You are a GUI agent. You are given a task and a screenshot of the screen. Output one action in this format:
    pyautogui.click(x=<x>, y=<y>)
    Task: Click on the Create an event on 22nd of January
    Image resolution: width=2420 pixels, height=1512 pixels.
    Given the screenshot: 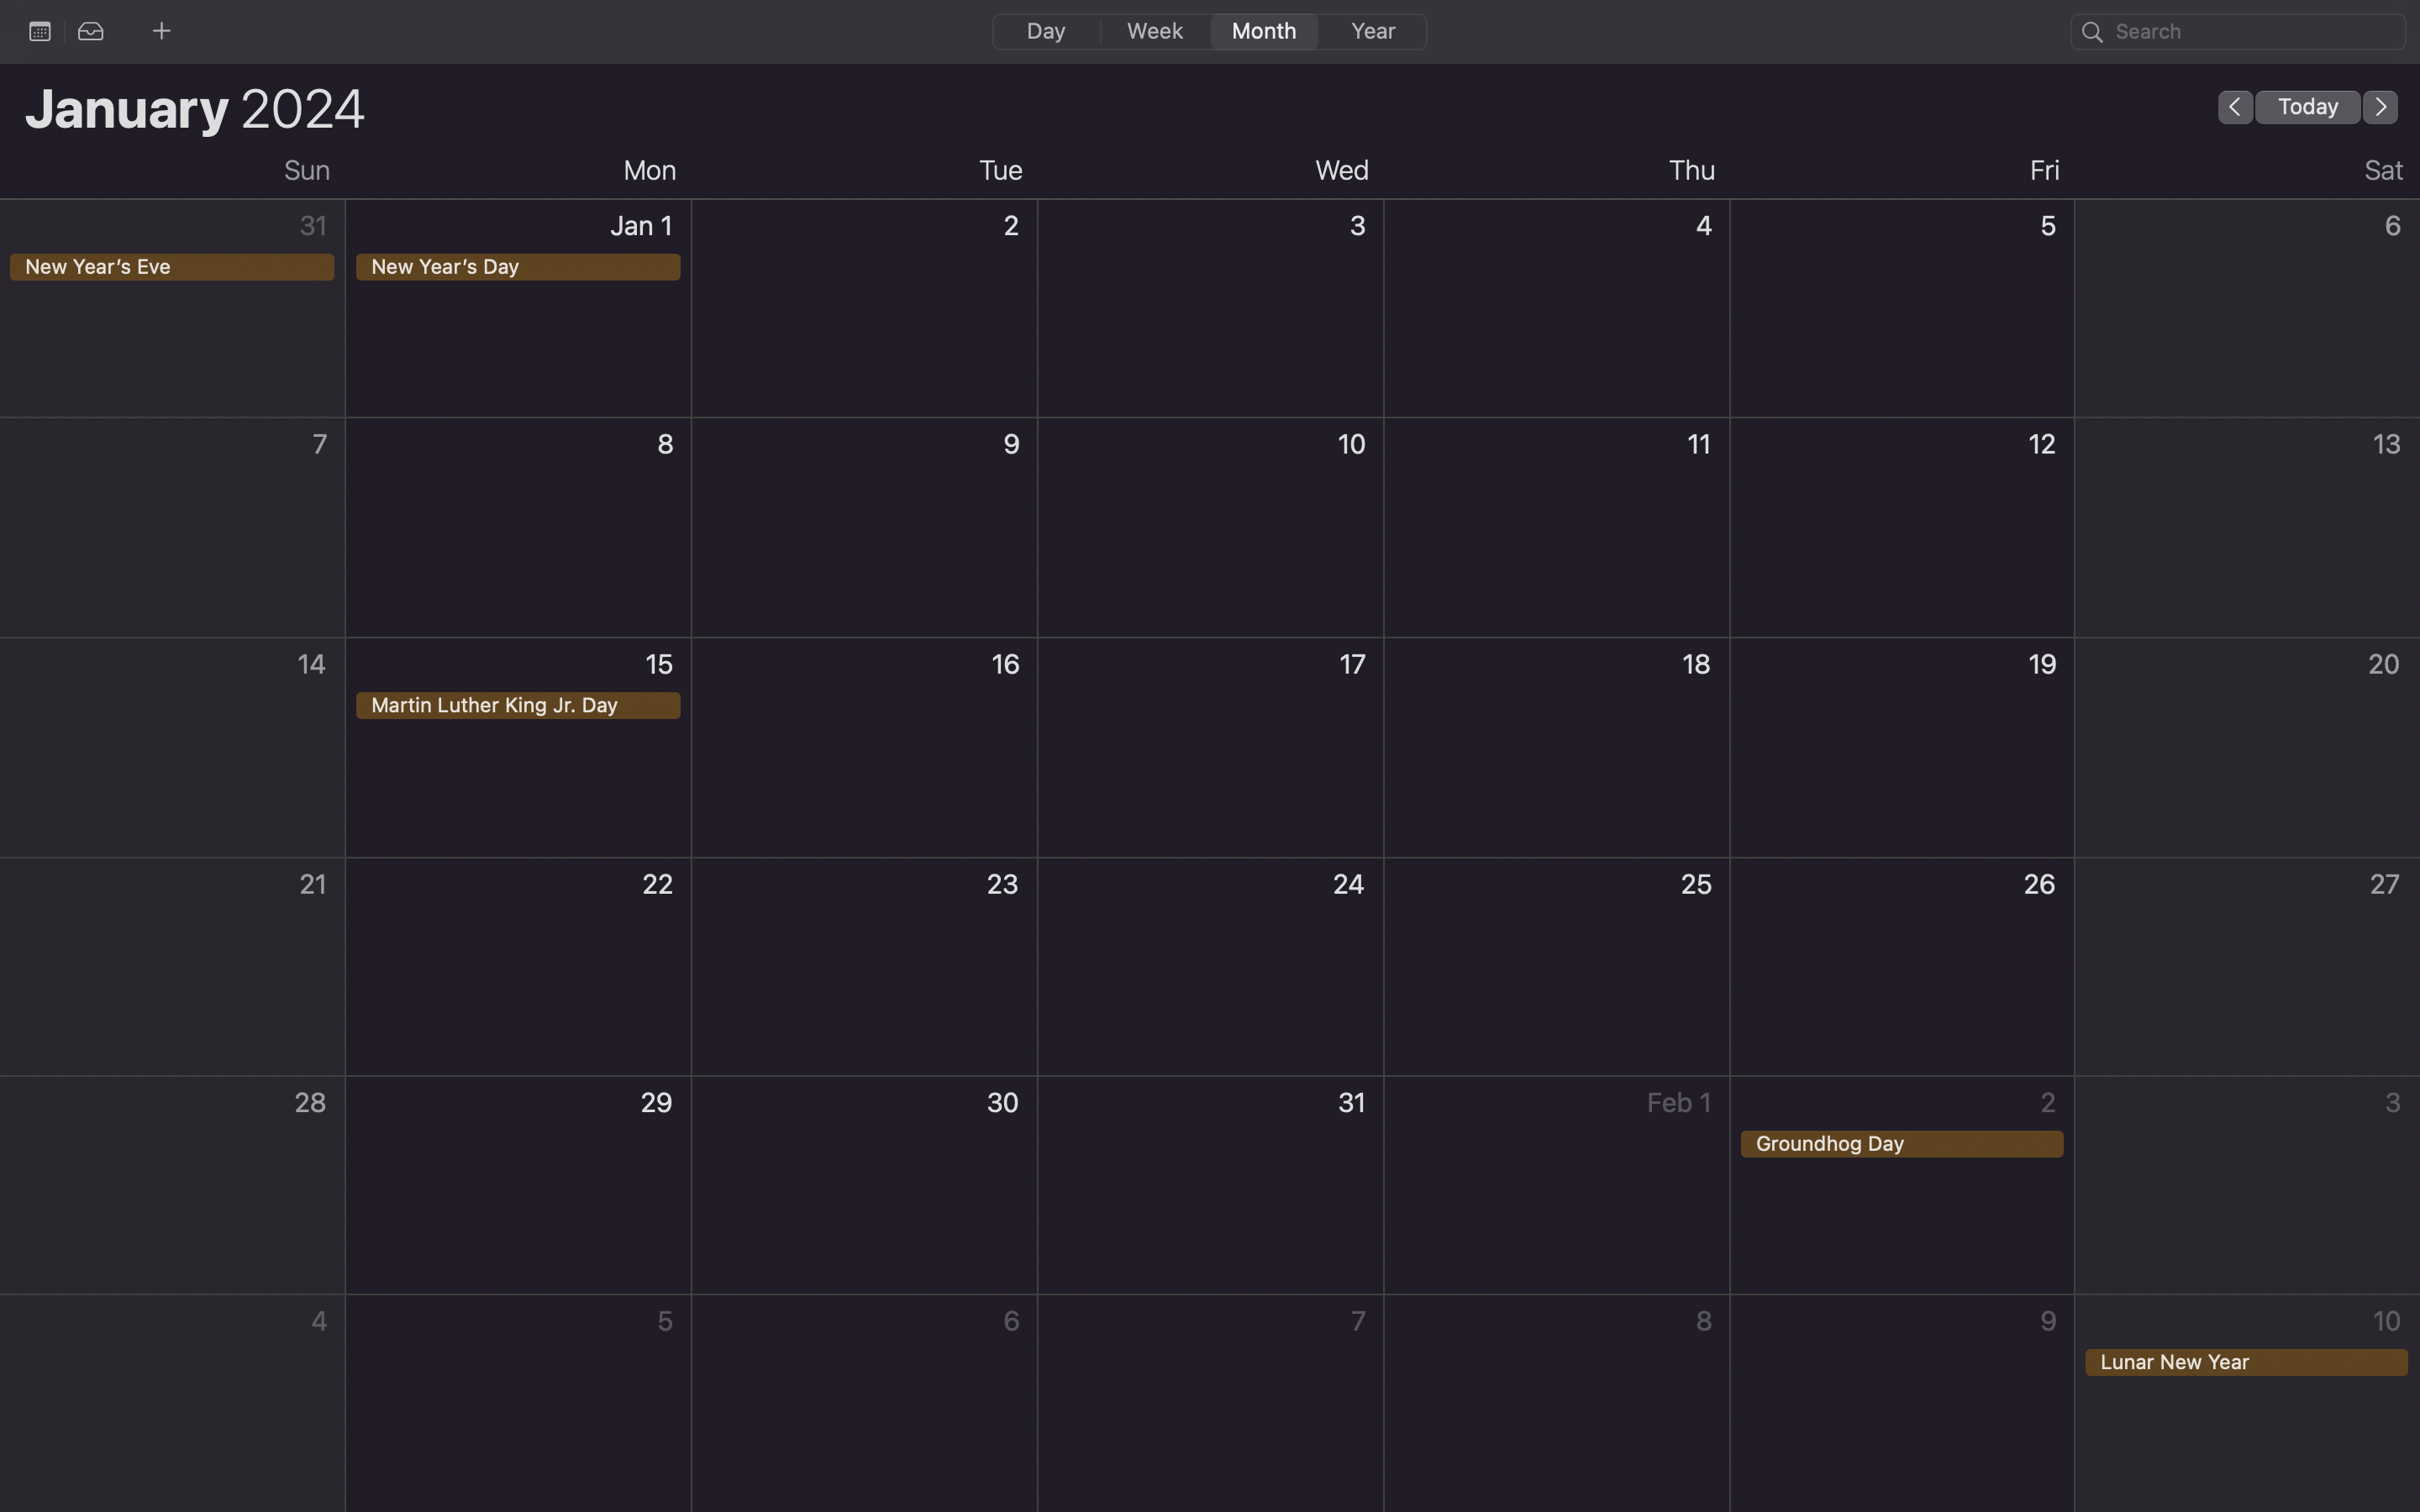 What is the action you would take?
    pyautogui.click(x=518, y=967)
    